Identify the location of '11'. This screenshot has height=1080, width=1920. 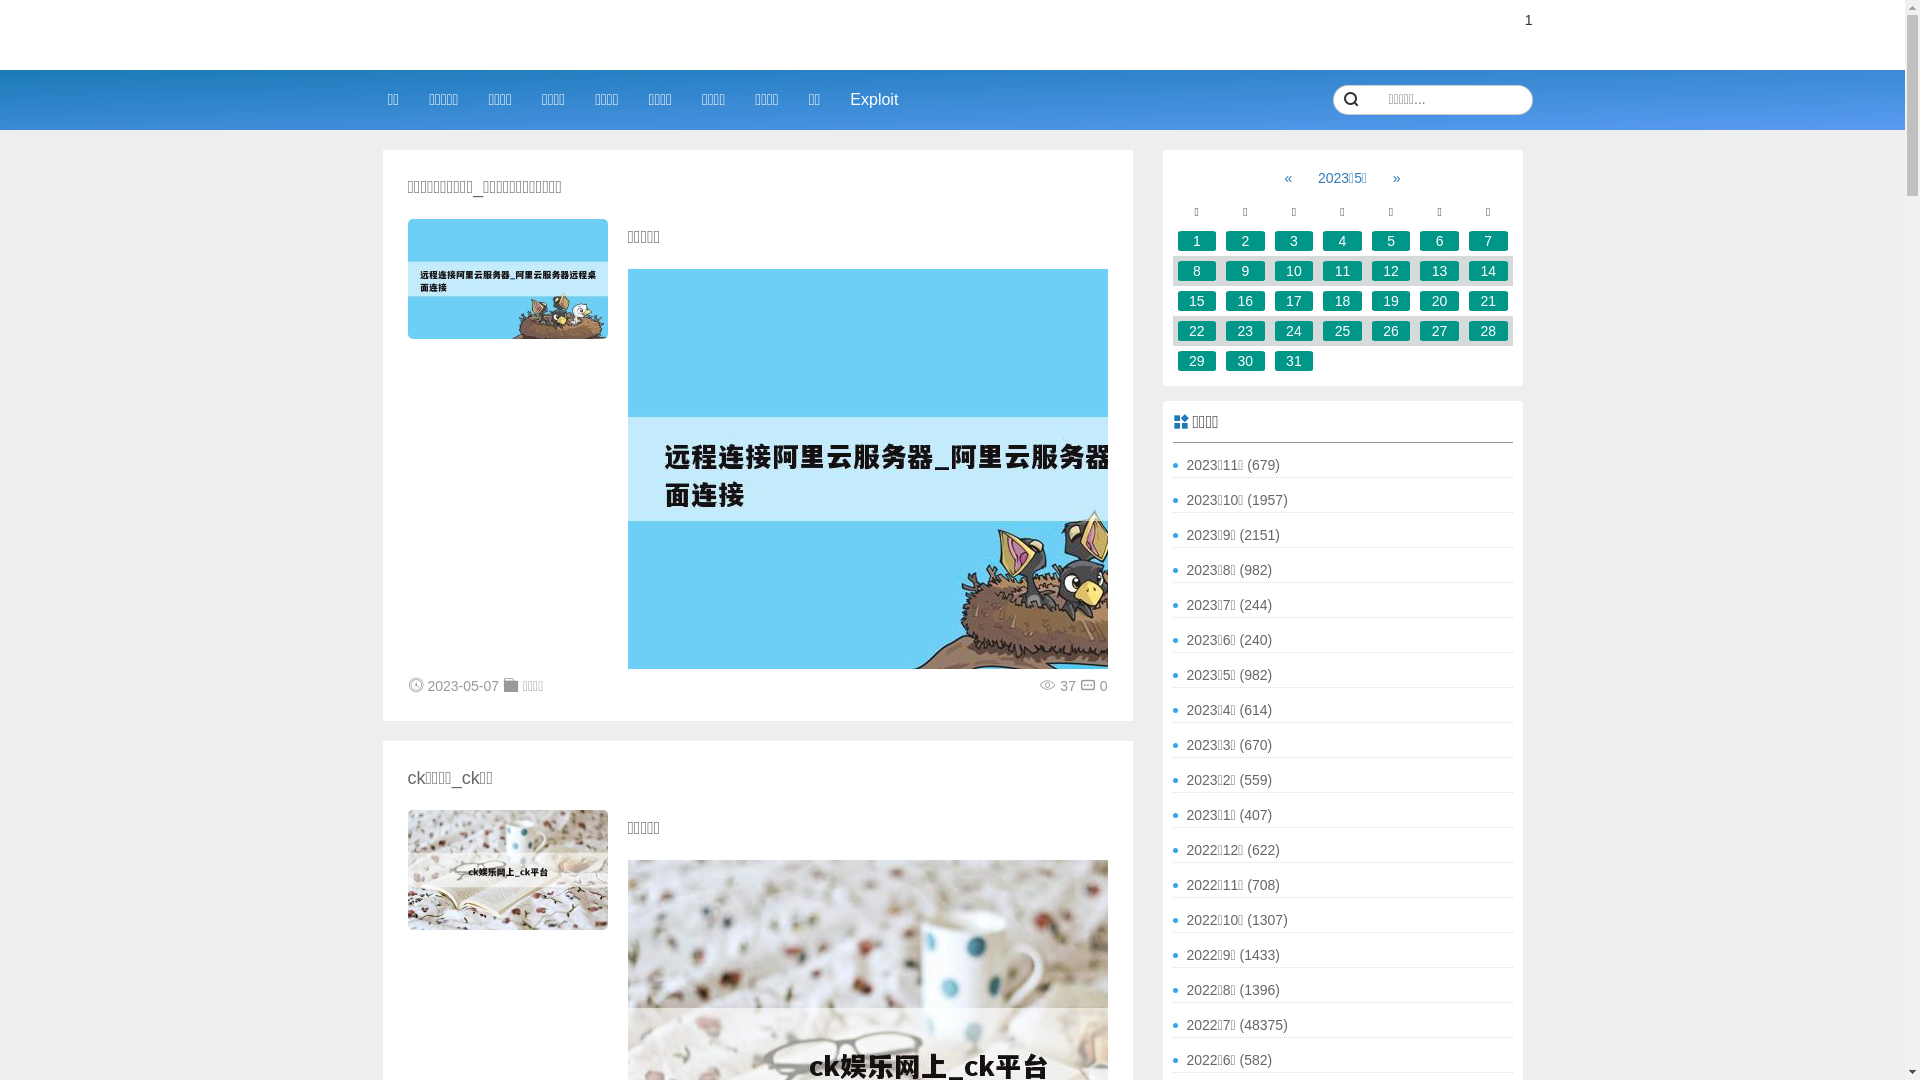
(1342, 270).